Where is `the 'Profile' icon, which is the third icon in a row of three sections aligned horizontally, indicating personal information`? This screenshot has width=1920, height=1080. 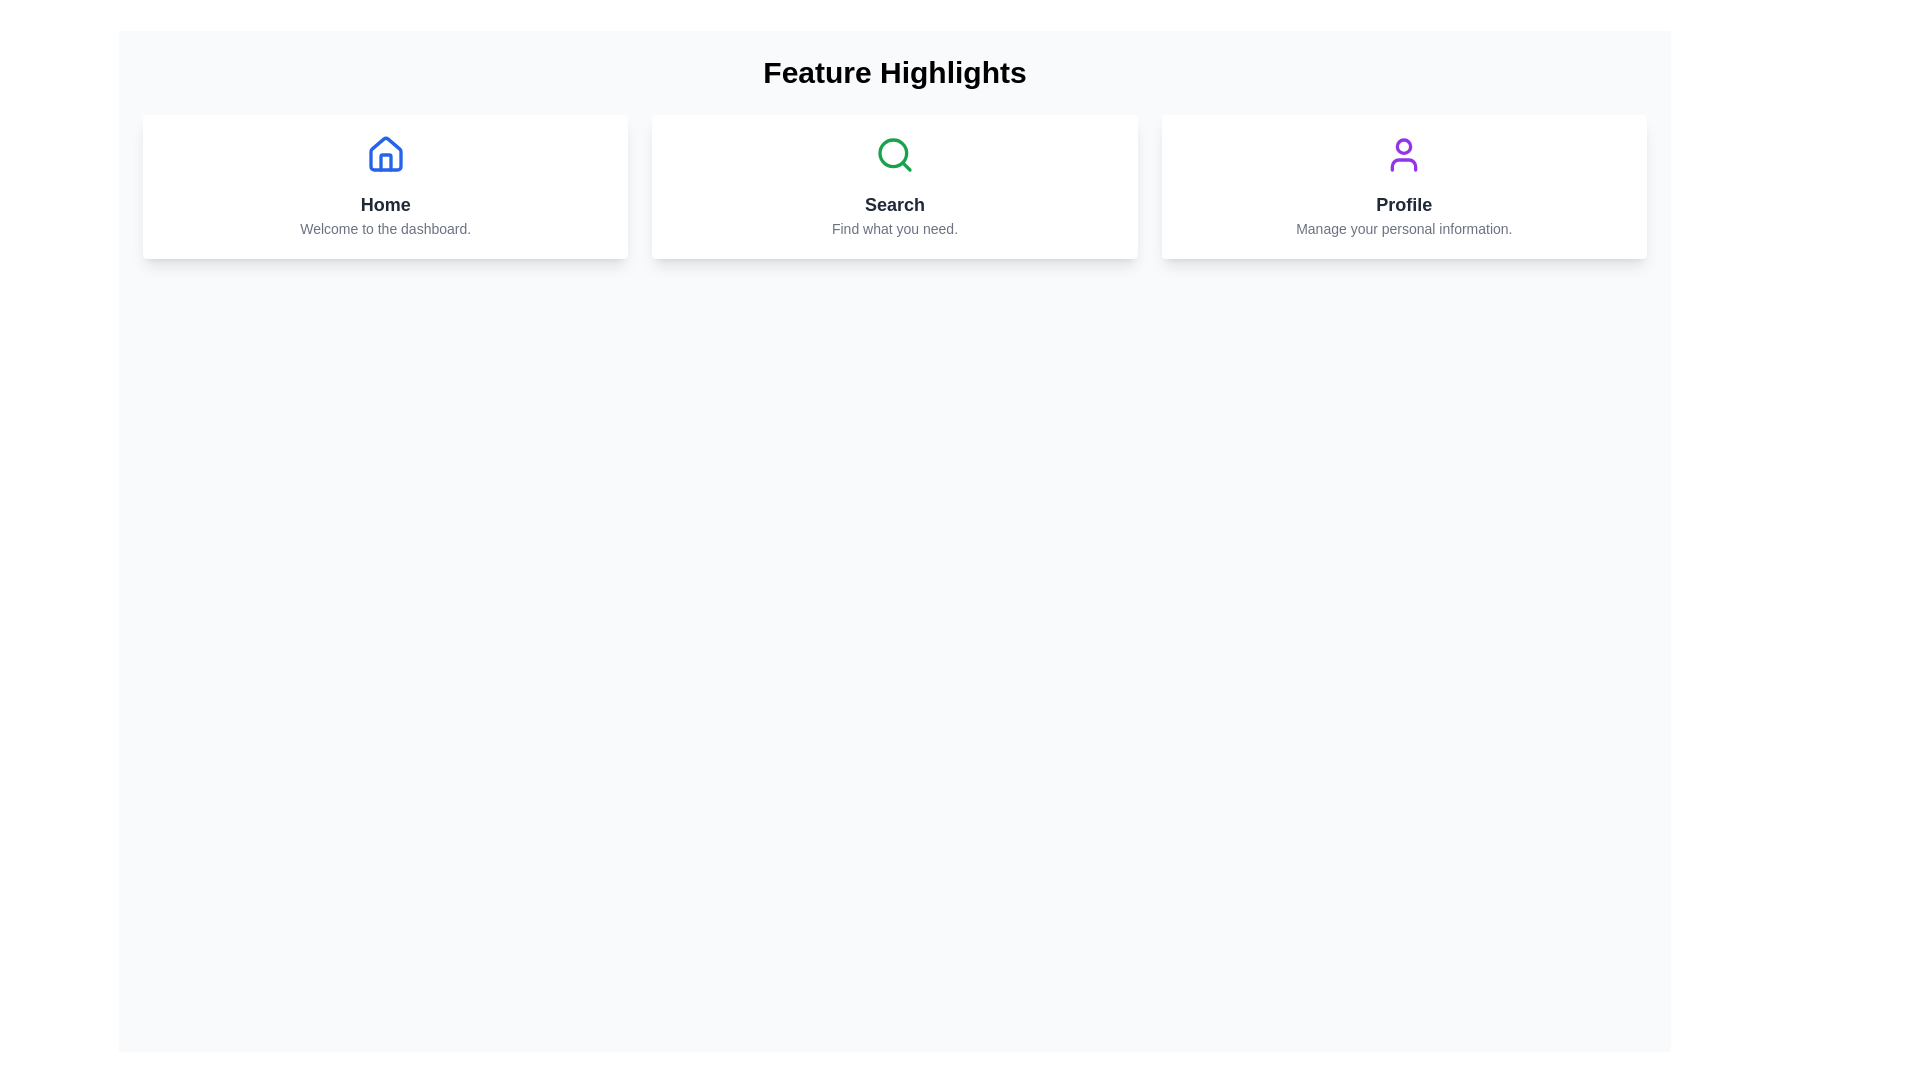 the 'Profile' icon, which is the third icon in a row of three sections aligned horizontally, indicating personal information is located at coordinates (1403, 153).